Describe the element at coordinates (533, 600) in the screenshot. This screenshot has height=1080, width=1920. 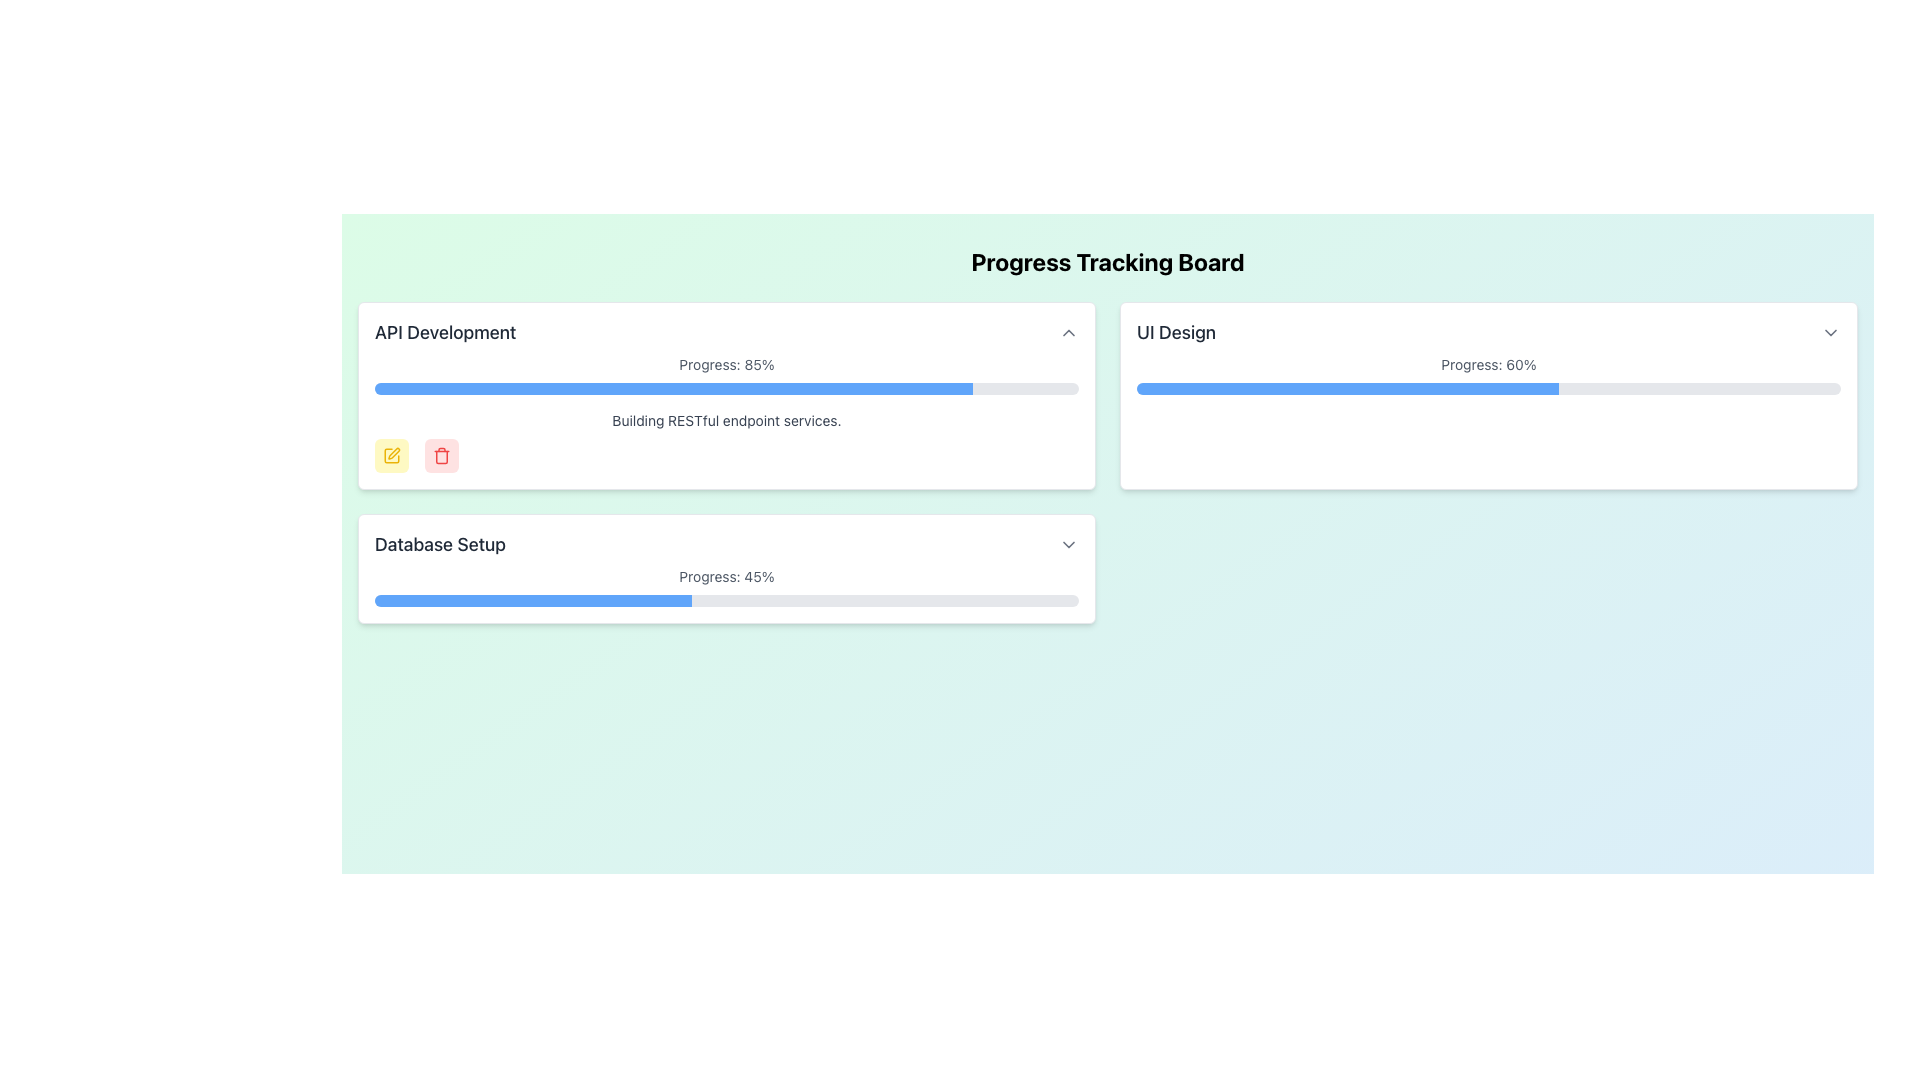
I see `the Progress indicator located in the 'Database Setup' section of the 'Progress Tracking Board' interface, which visually represents the percentage of progress for a task and is positioned centrally within the gray progress bar` at that location.